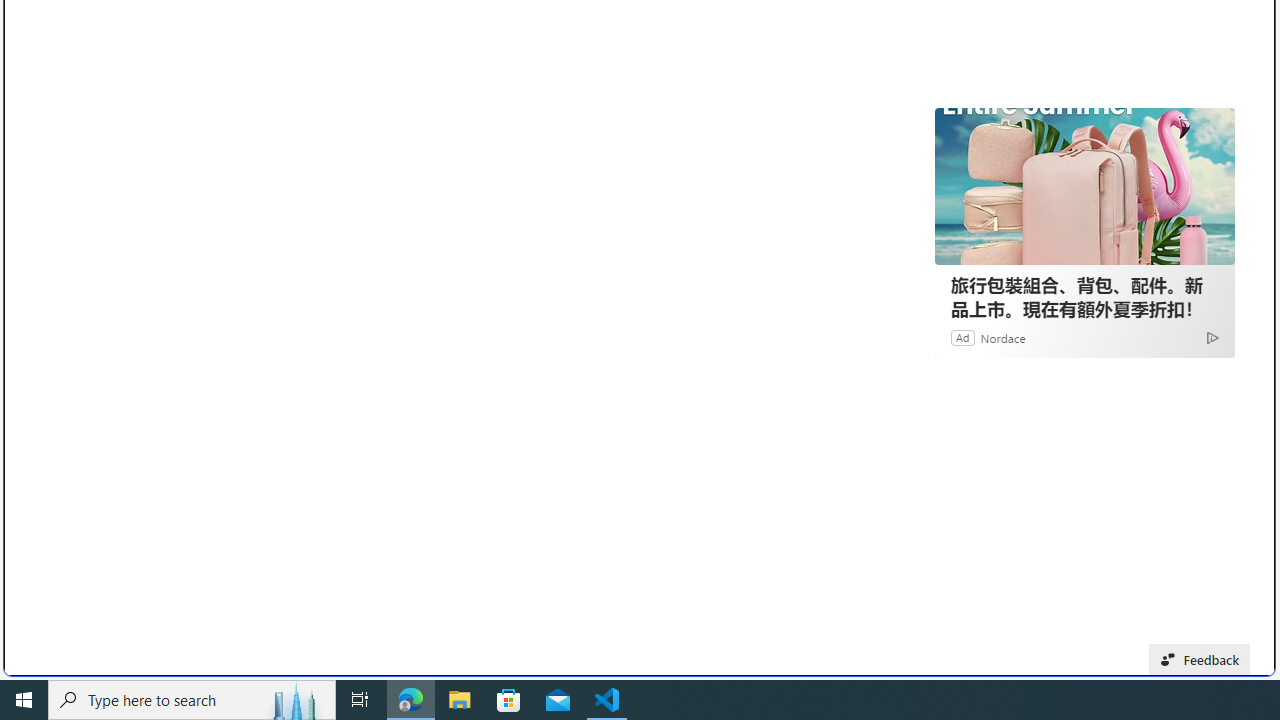  Describe the element at coordinates (963, 336) in the screenshot. I see `'Ad'` at that location.